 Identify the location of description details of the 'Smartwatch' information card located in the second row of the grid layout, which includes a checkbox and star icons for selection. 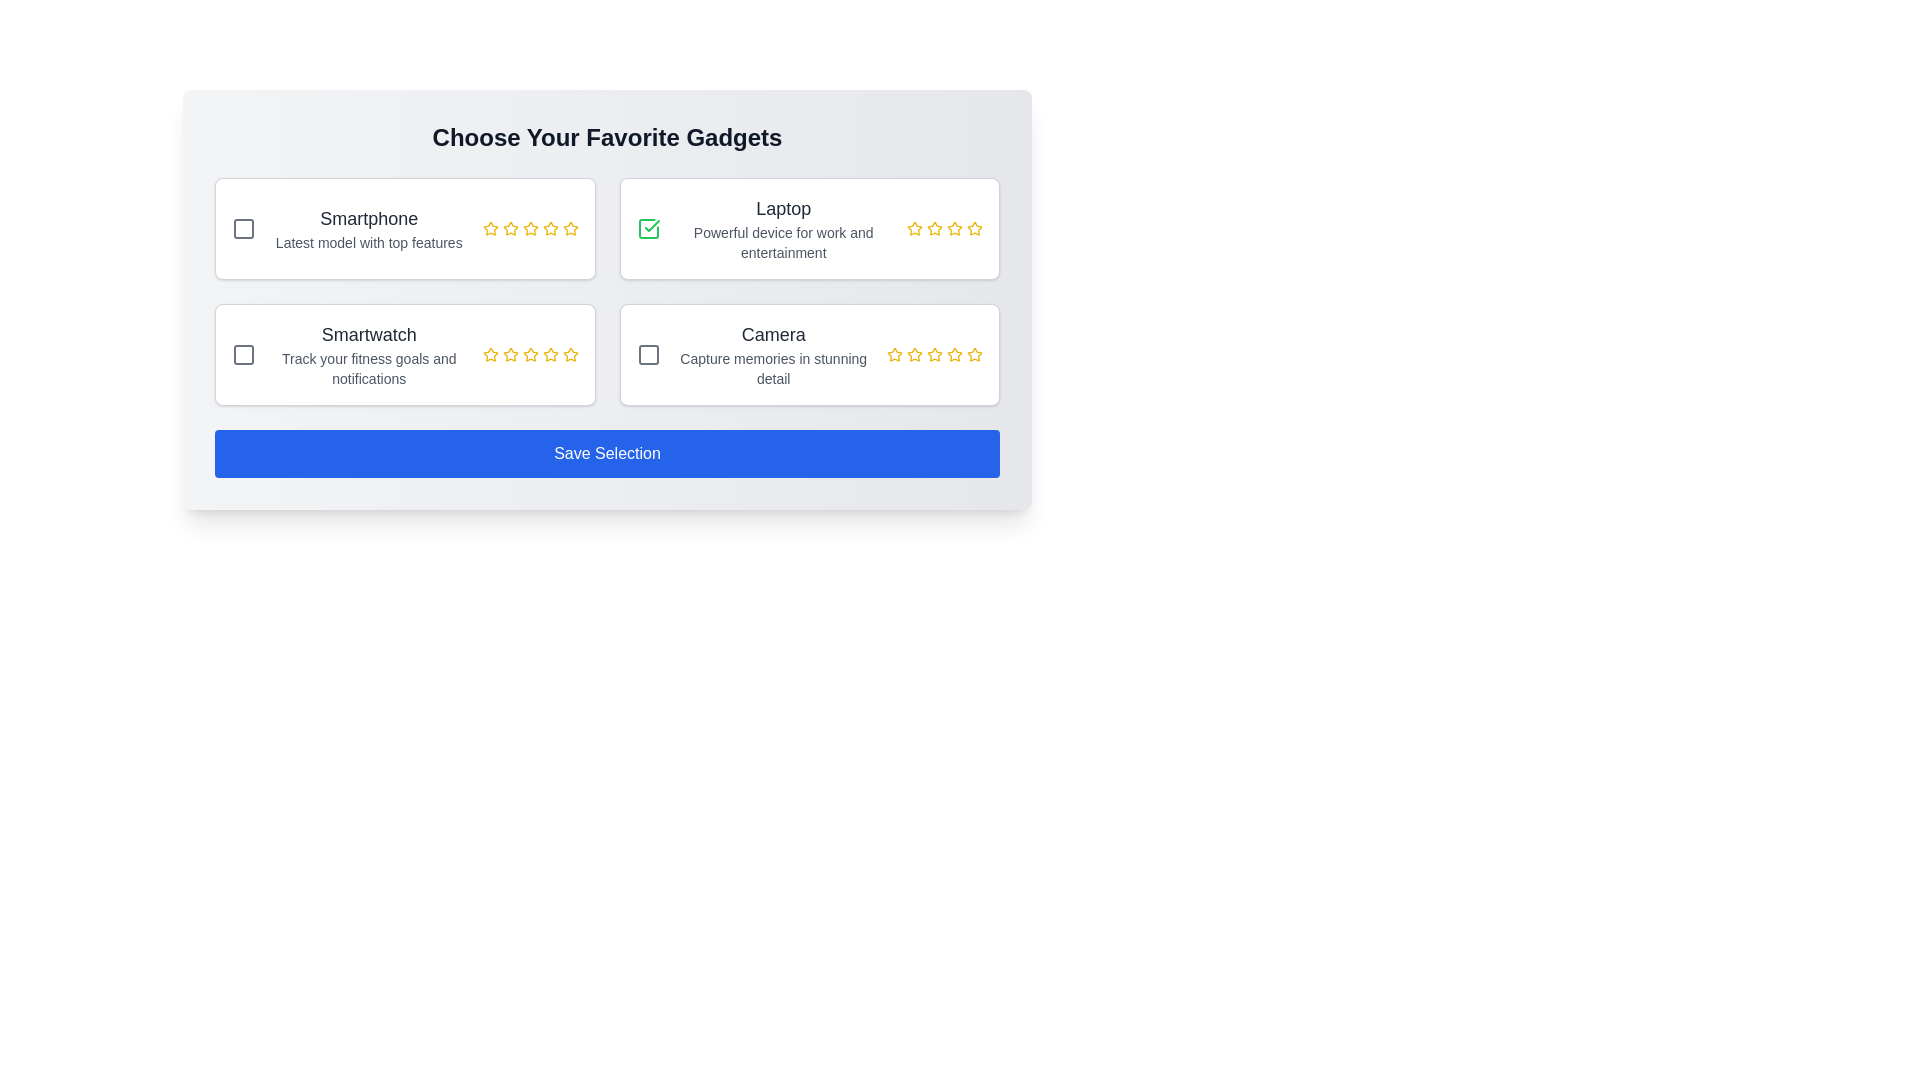
(404, 353).